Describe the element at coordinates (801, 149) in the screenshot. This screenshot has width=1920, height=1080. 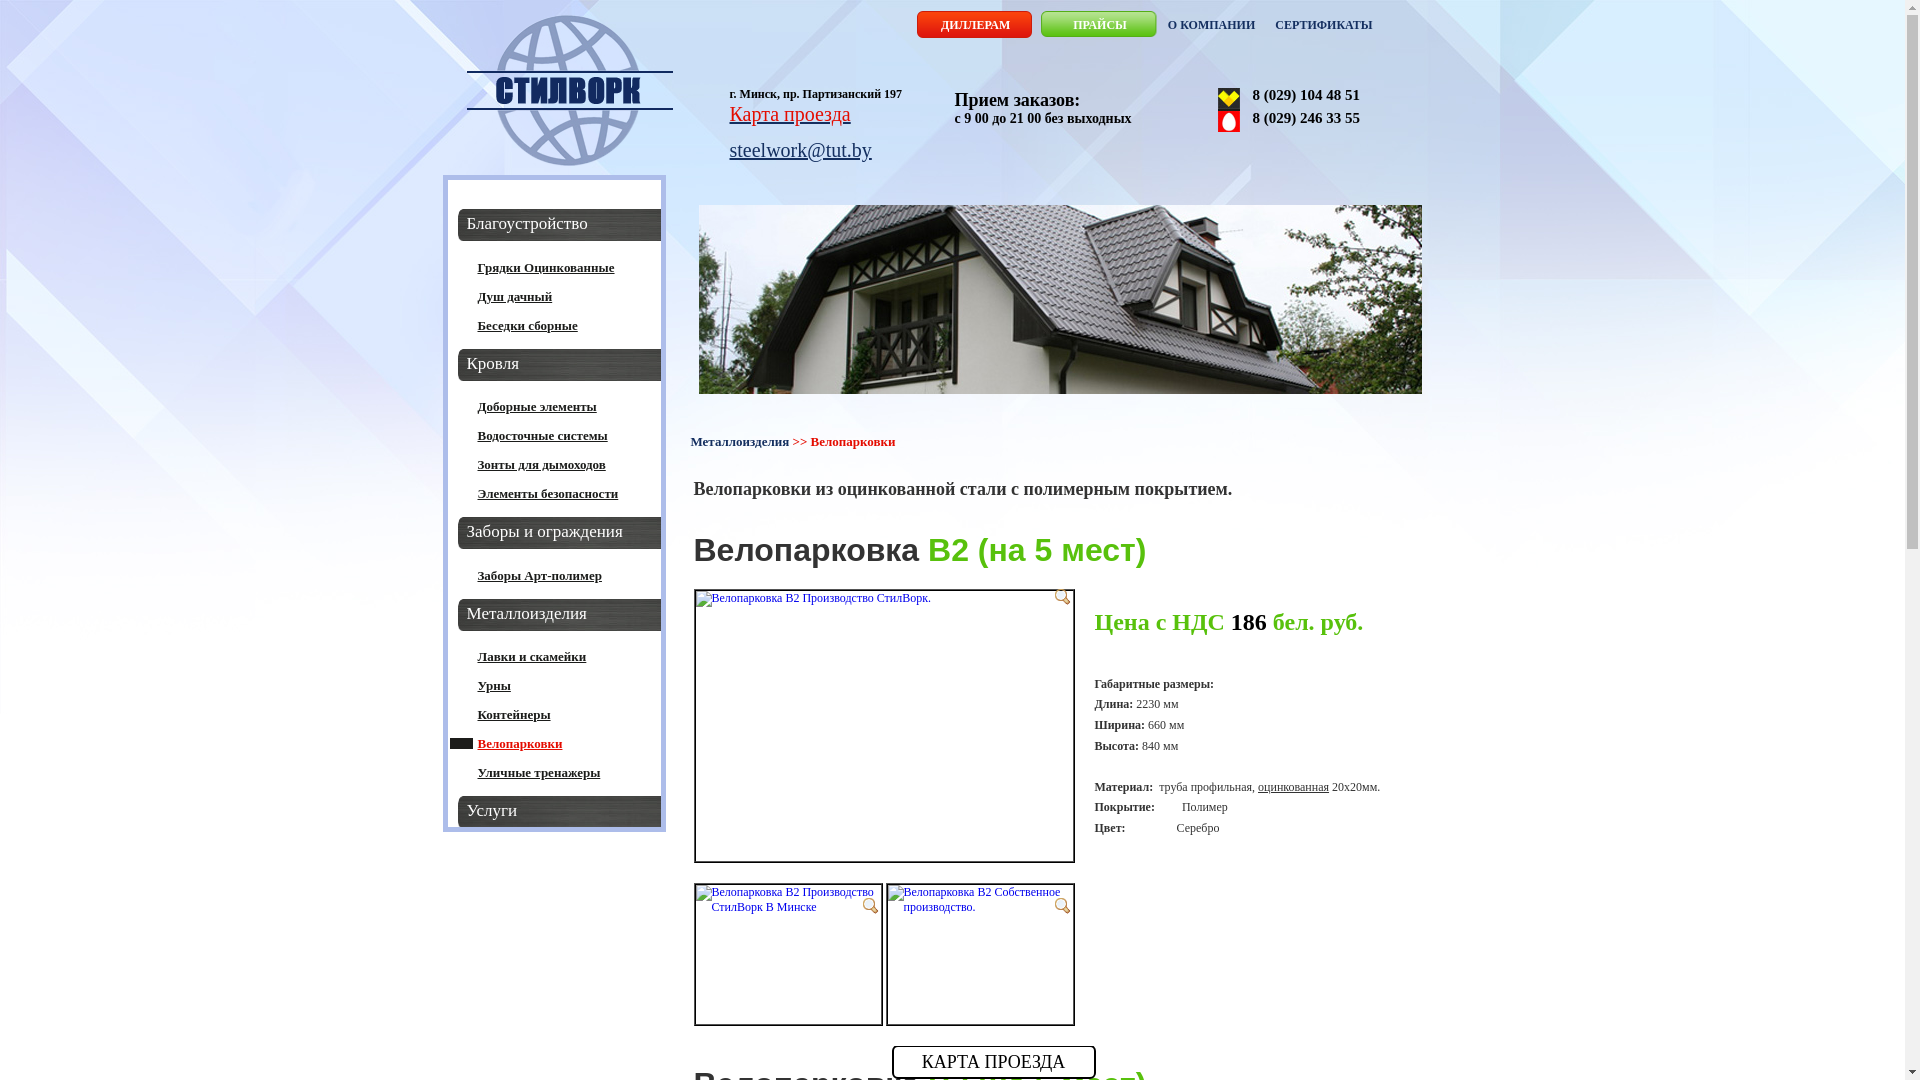
I see `'steelwork@tut.by'` at that location.